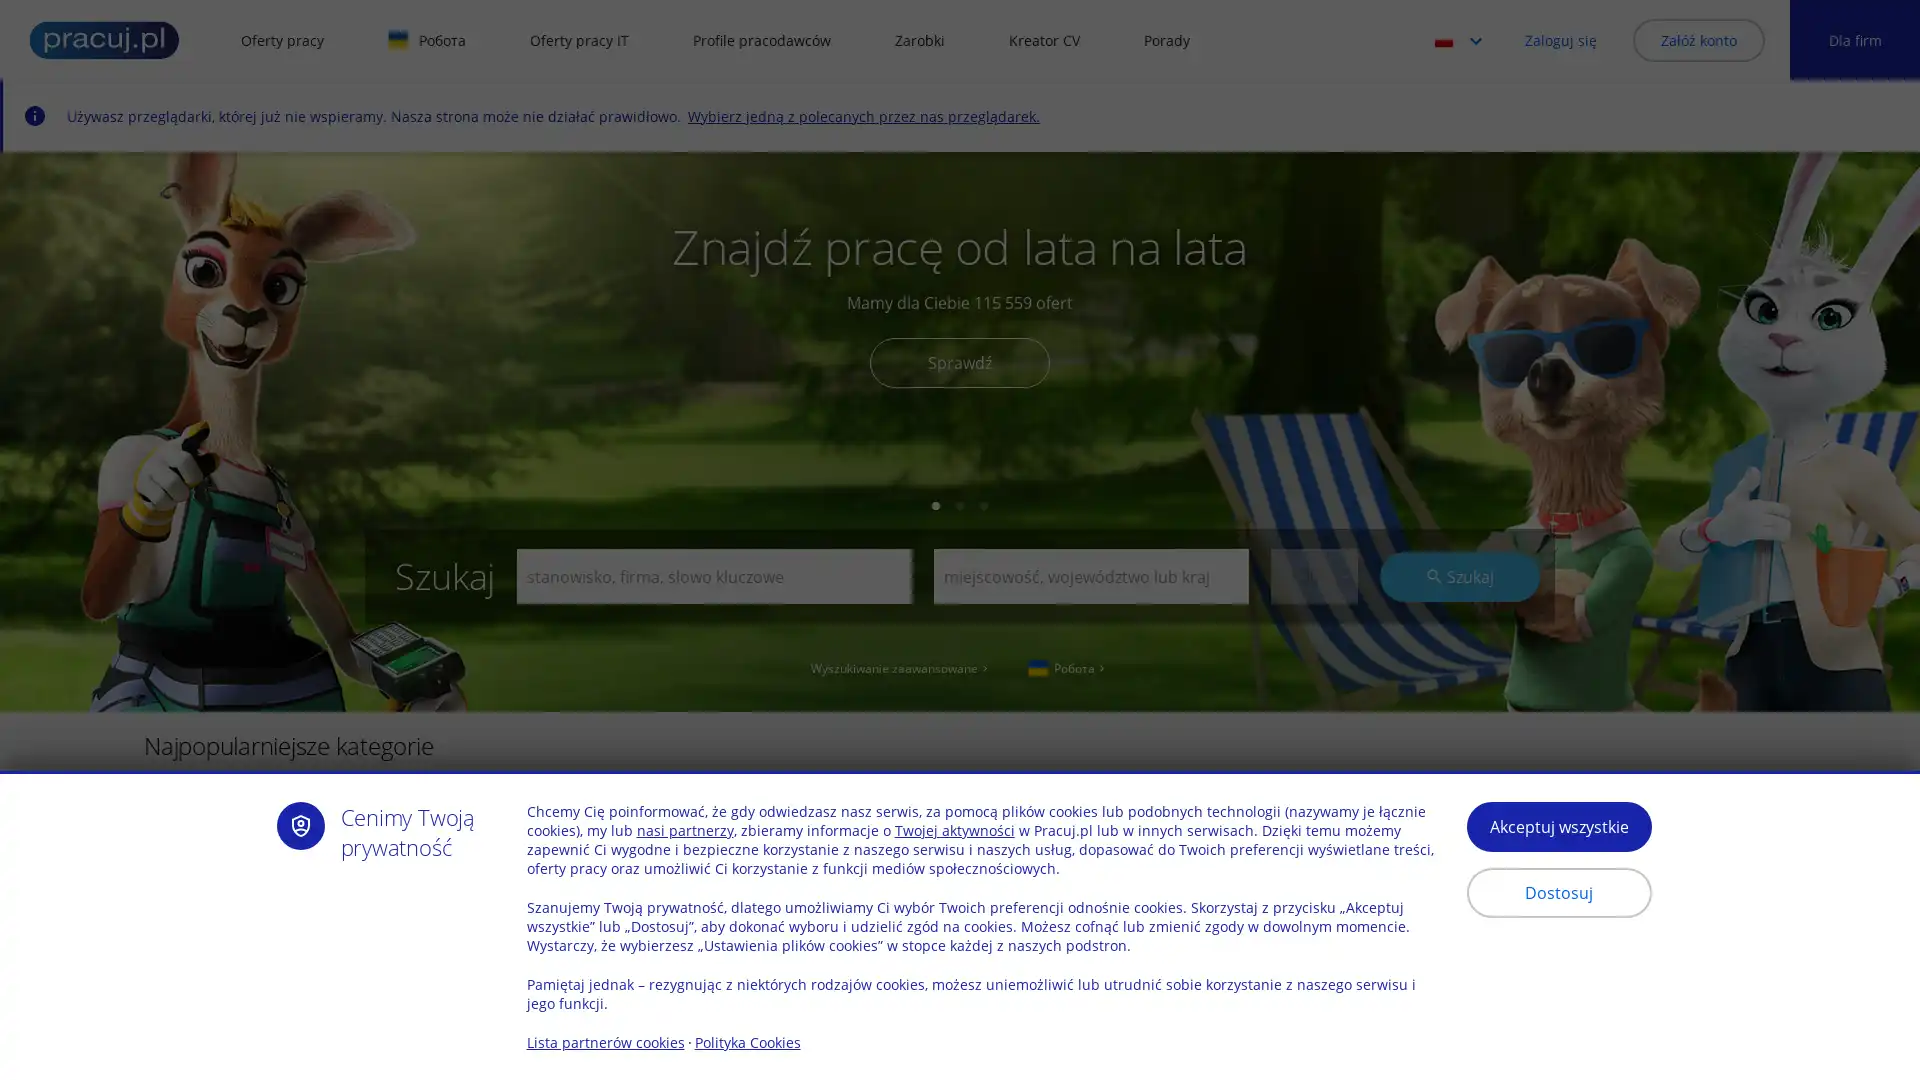 This screenshot has width=1920, height=1080. Describe the element at coordinates (1313, 576) in the screenshot. I see `+ 30 km` at that location.